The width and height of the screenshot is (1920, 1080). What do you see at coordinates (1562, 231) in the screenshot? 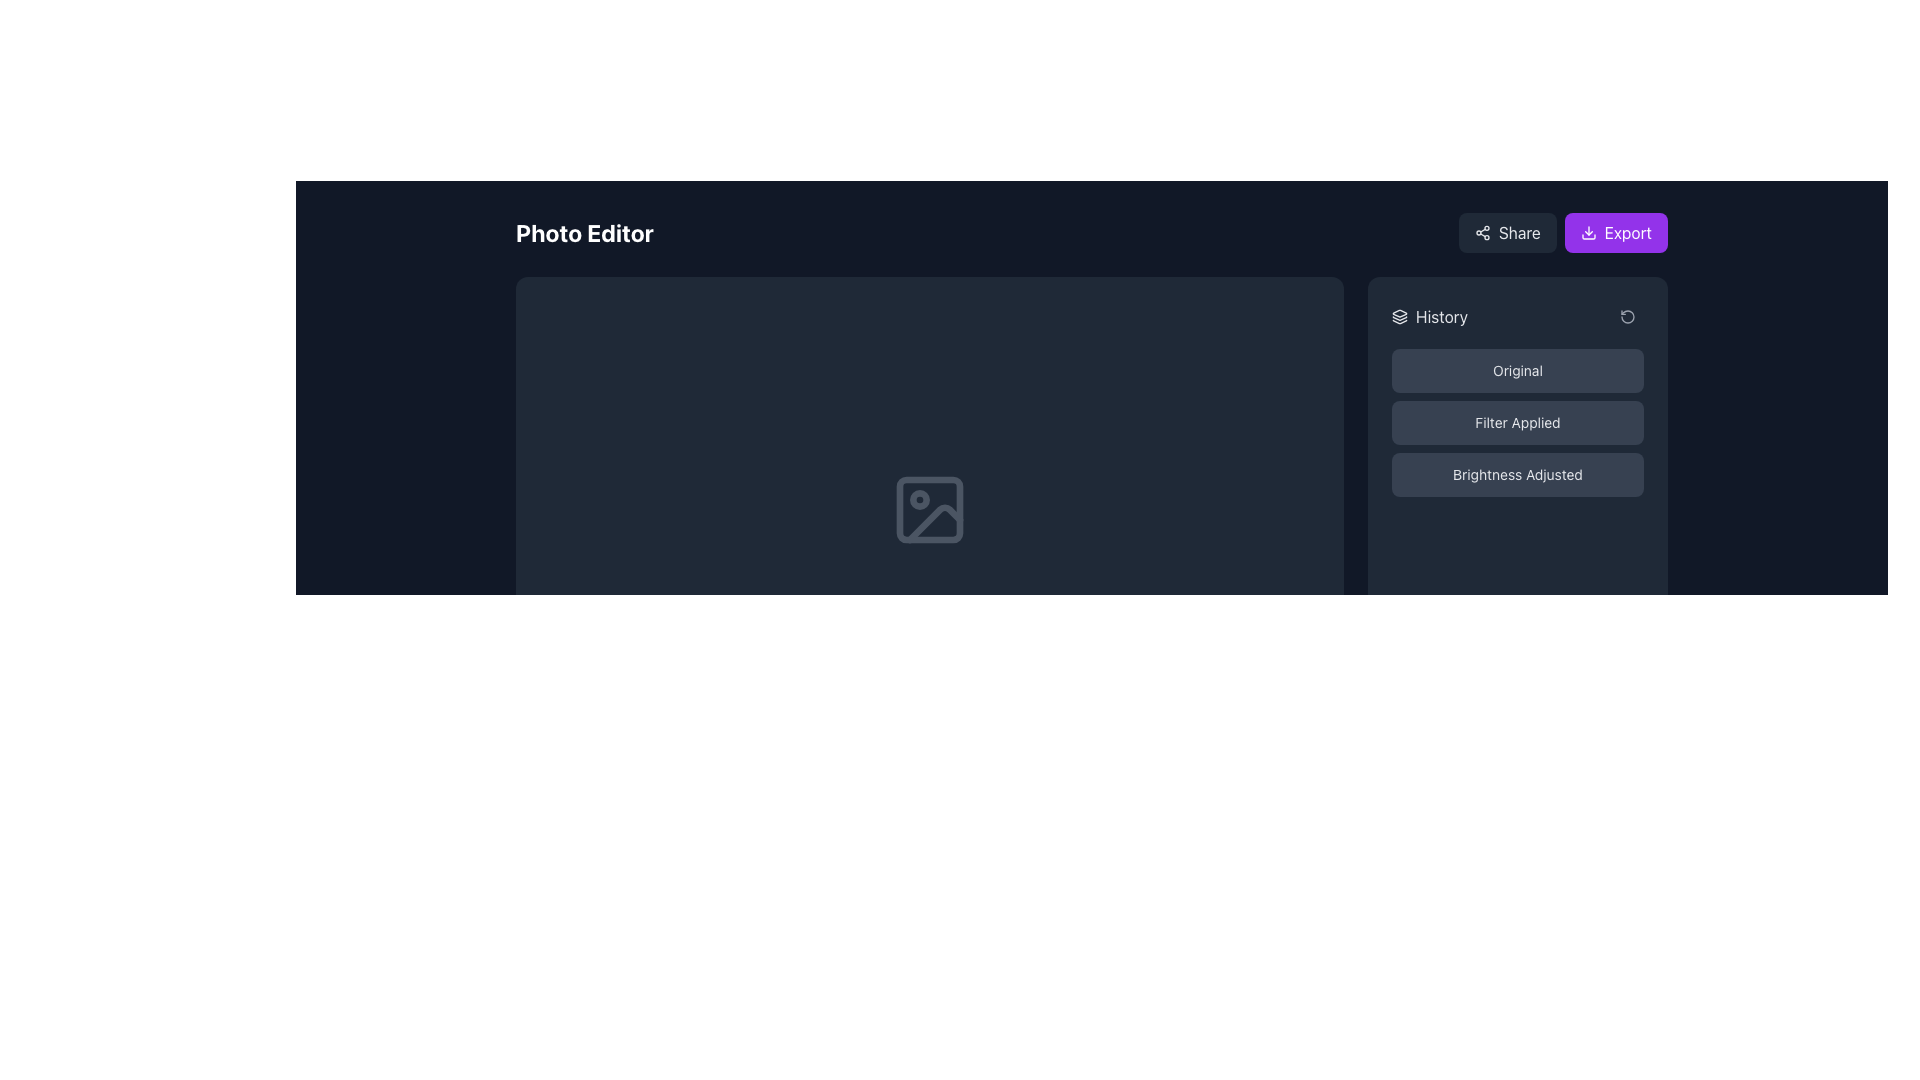
I see `the 'Export' button, which is styled with a purple background and white text, located in the upper-right corner of the interface adjacent to the 'Share' button` at bounding box center [1562, 231].